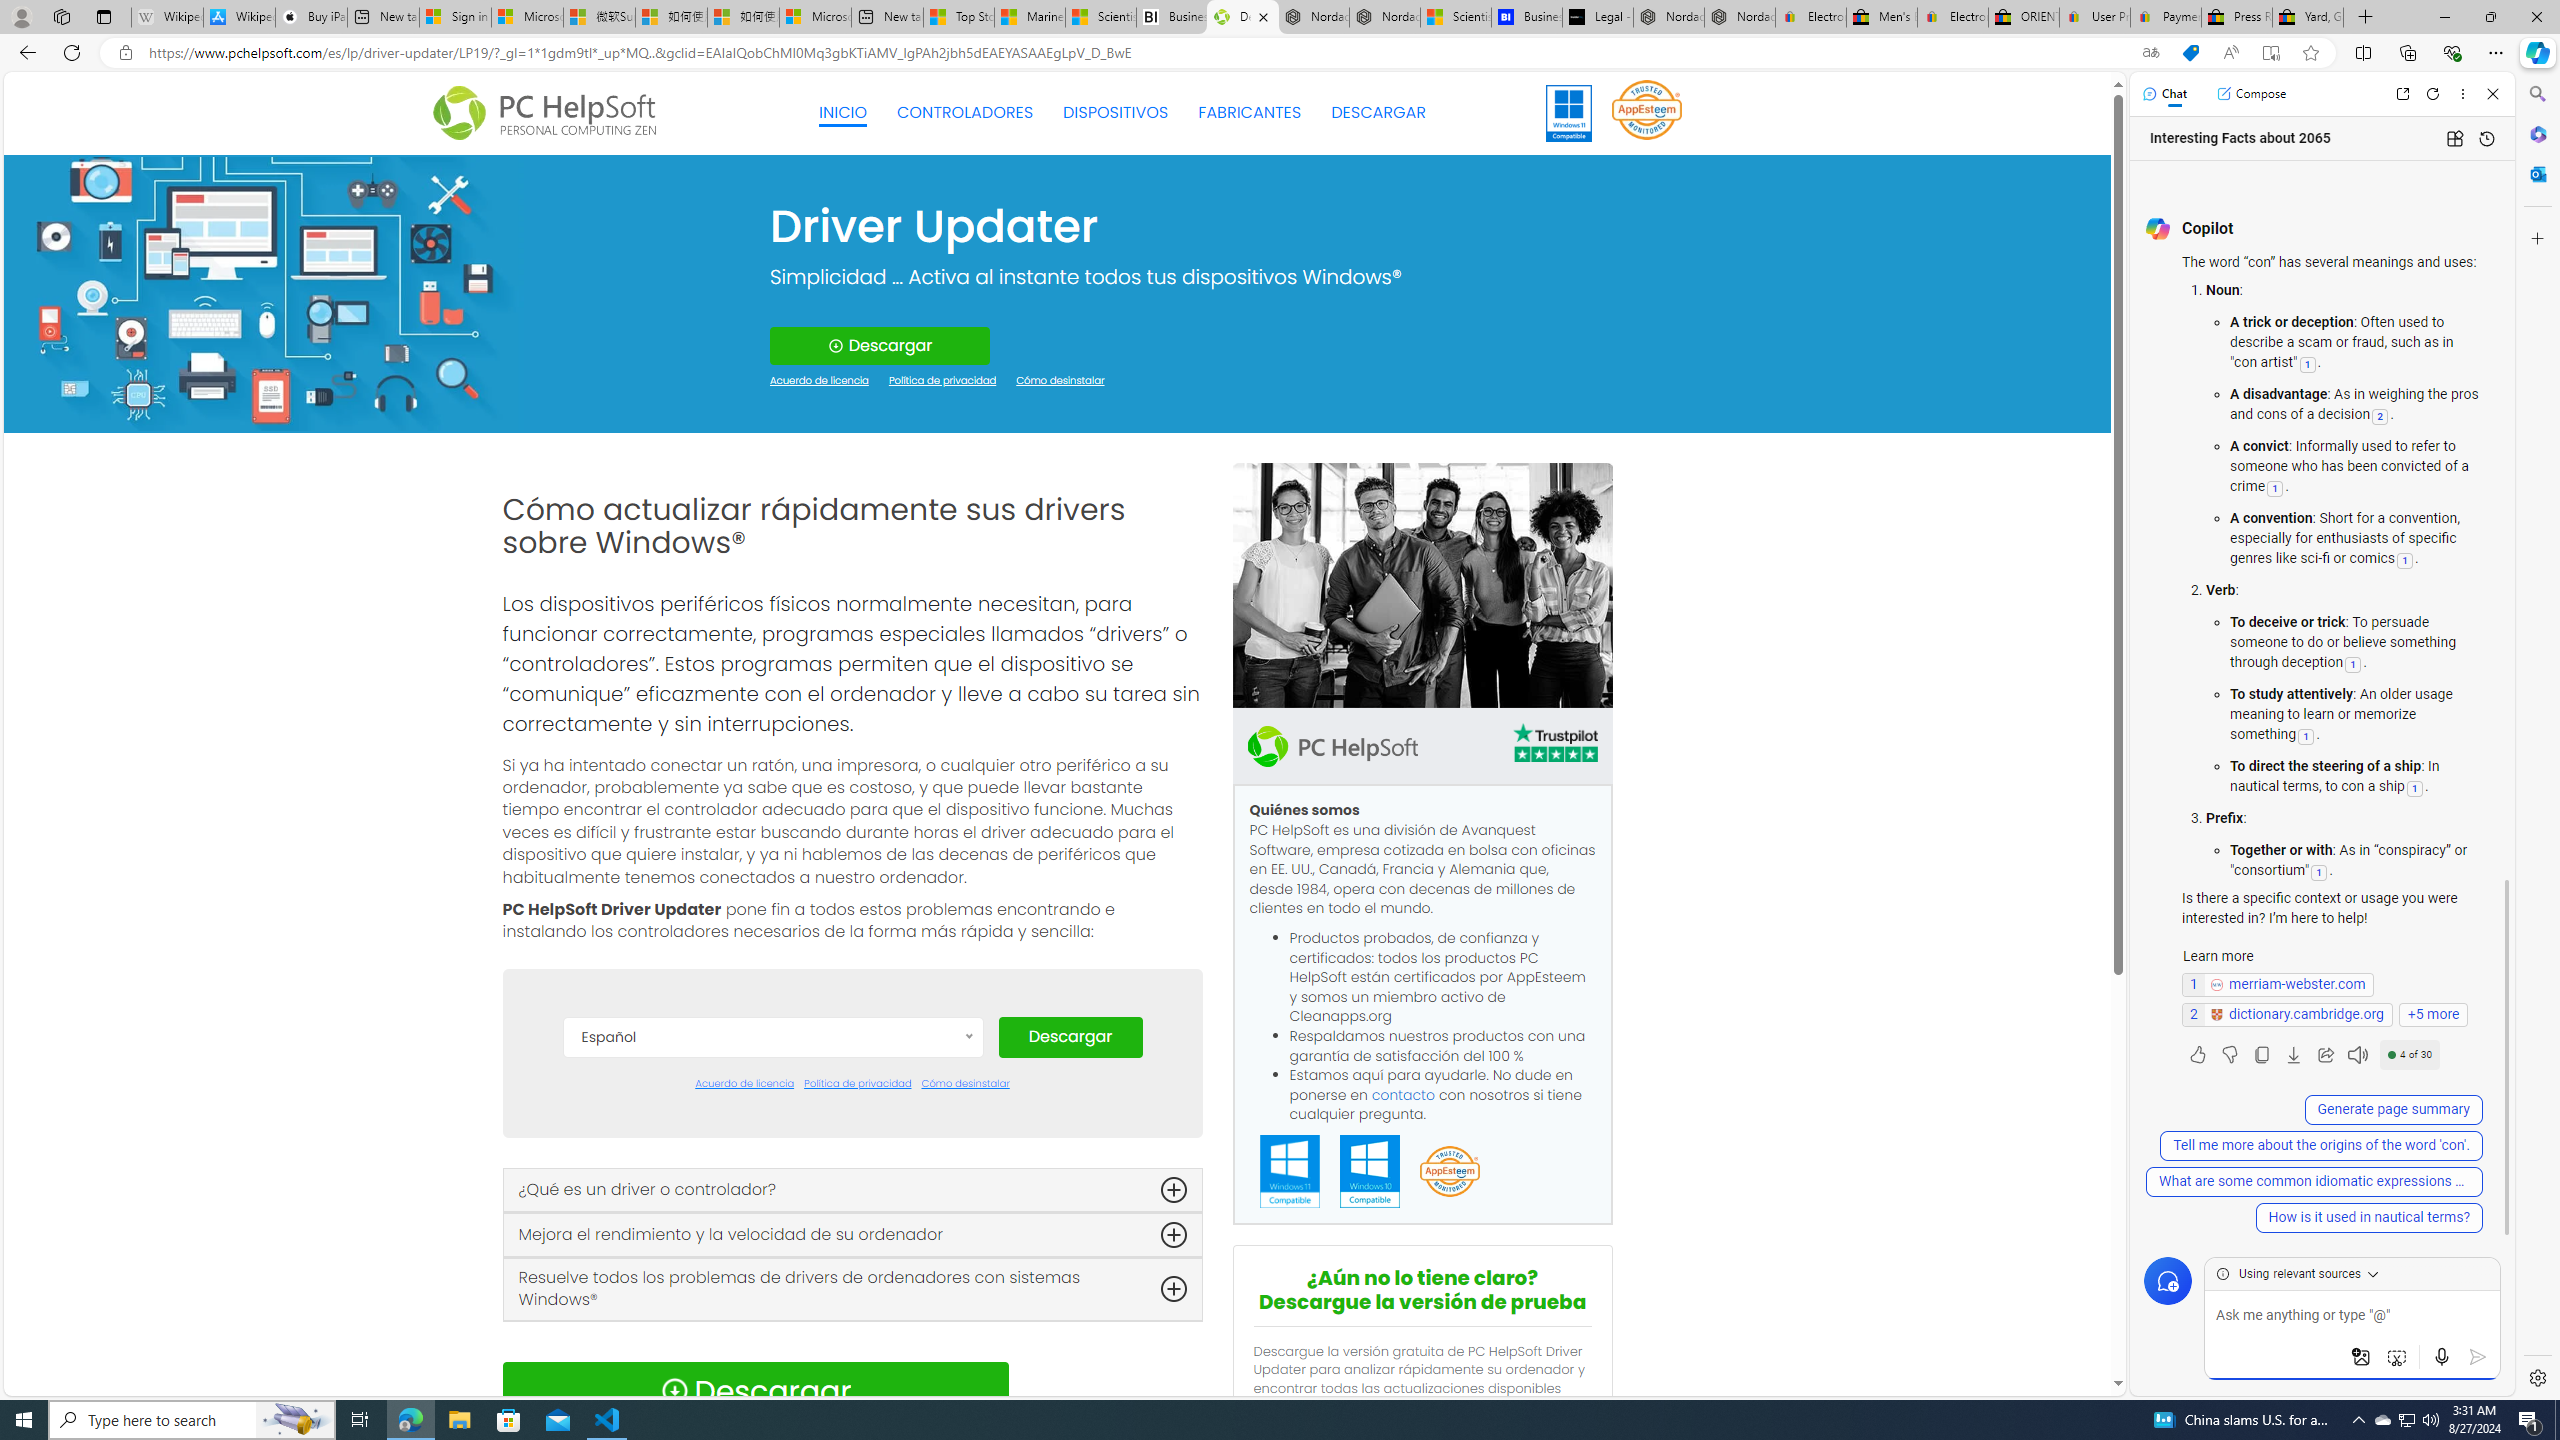  Describe the element at coordinates (2164, 16) in the screenshot. I see `'Payments Terms of Use | eBay.com'` at that location.